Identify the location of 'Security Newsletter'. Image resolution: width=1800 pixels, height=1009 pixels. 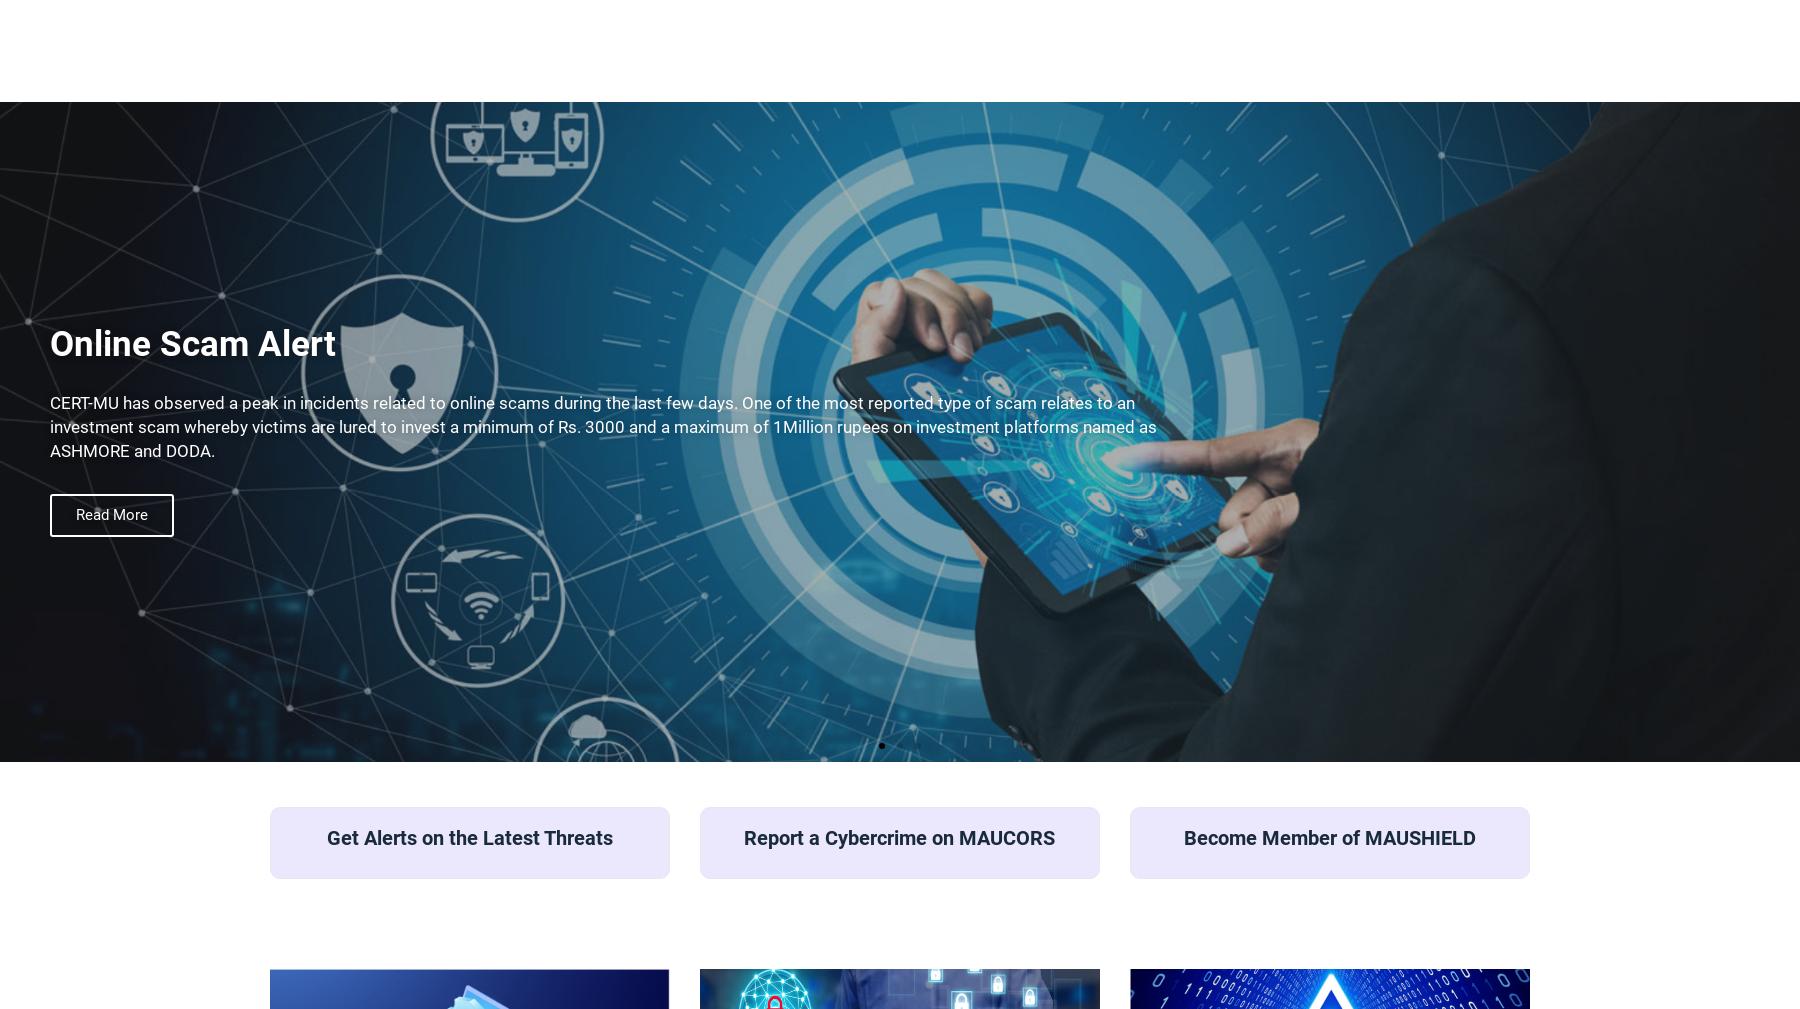
(1428, 188).